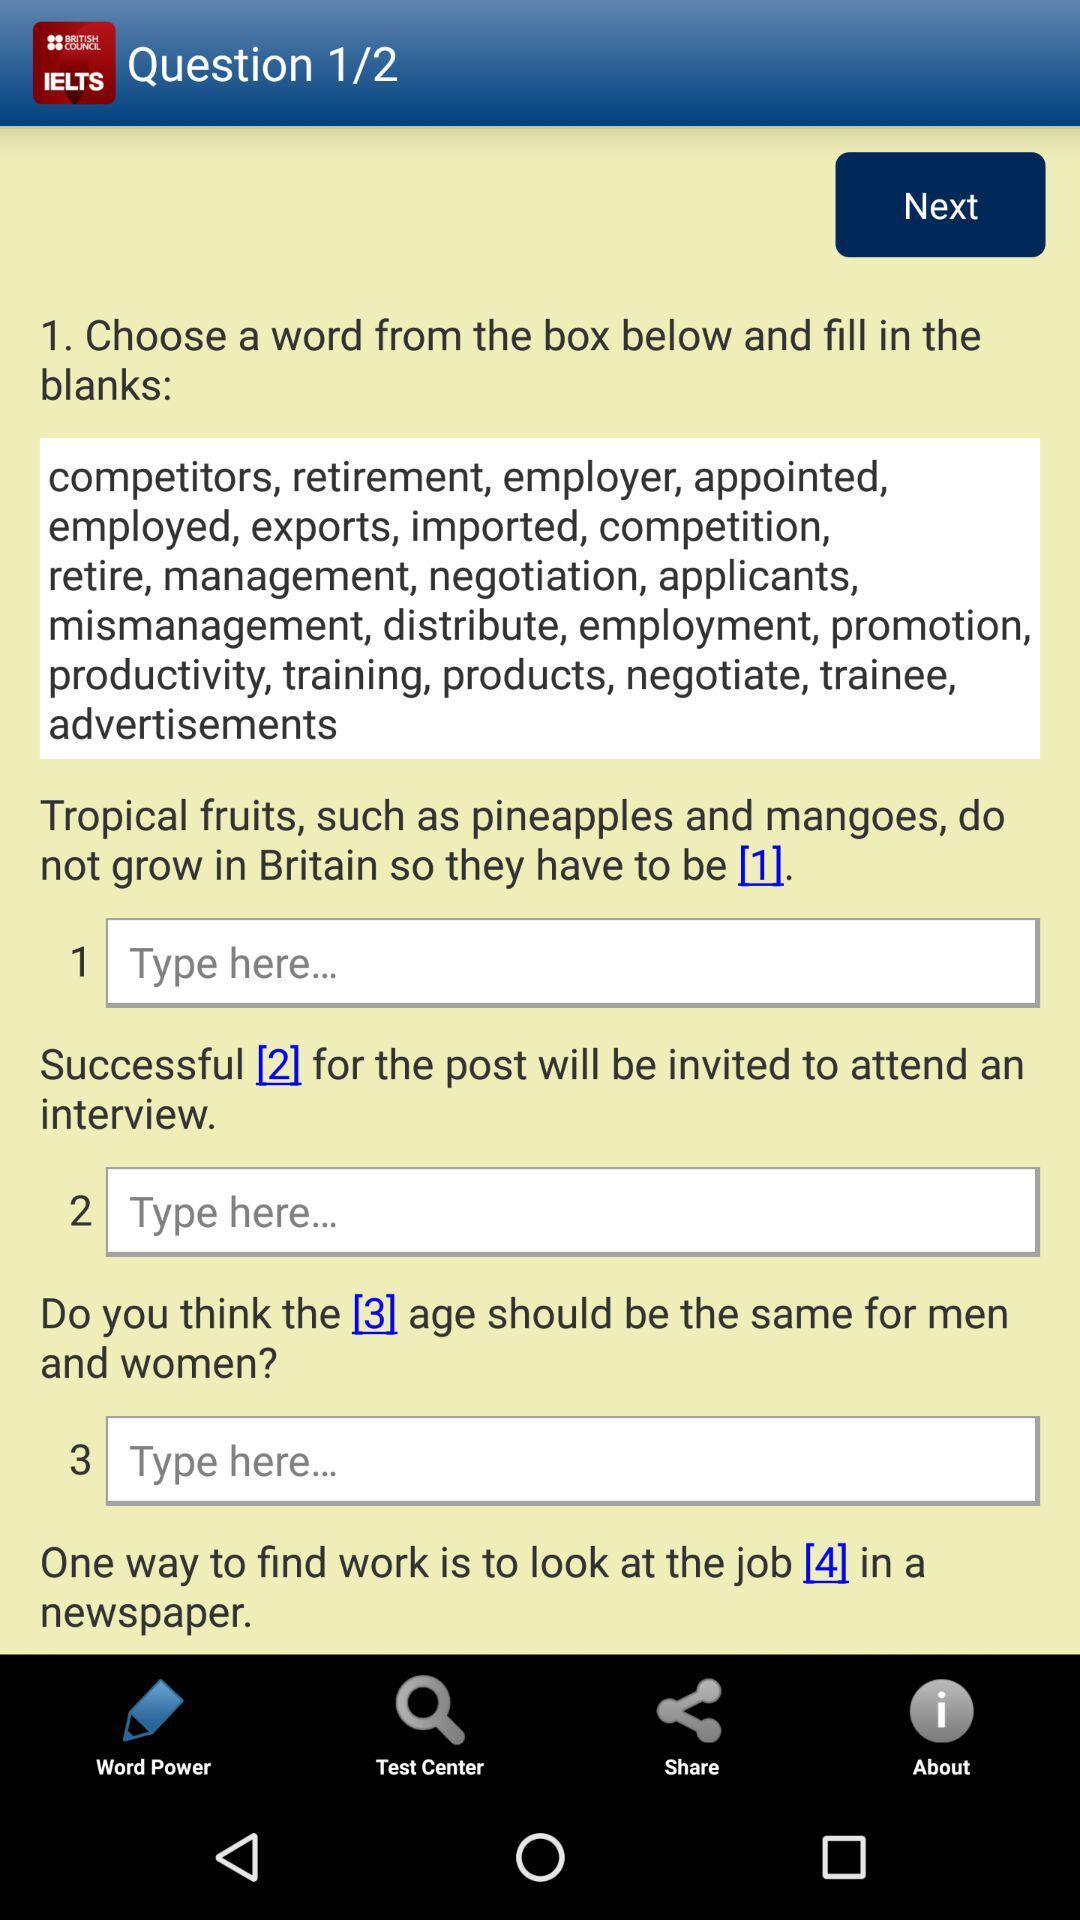  Describe the element at coordinates (571, 1209) in the screenshot. I see `type box` at that location.